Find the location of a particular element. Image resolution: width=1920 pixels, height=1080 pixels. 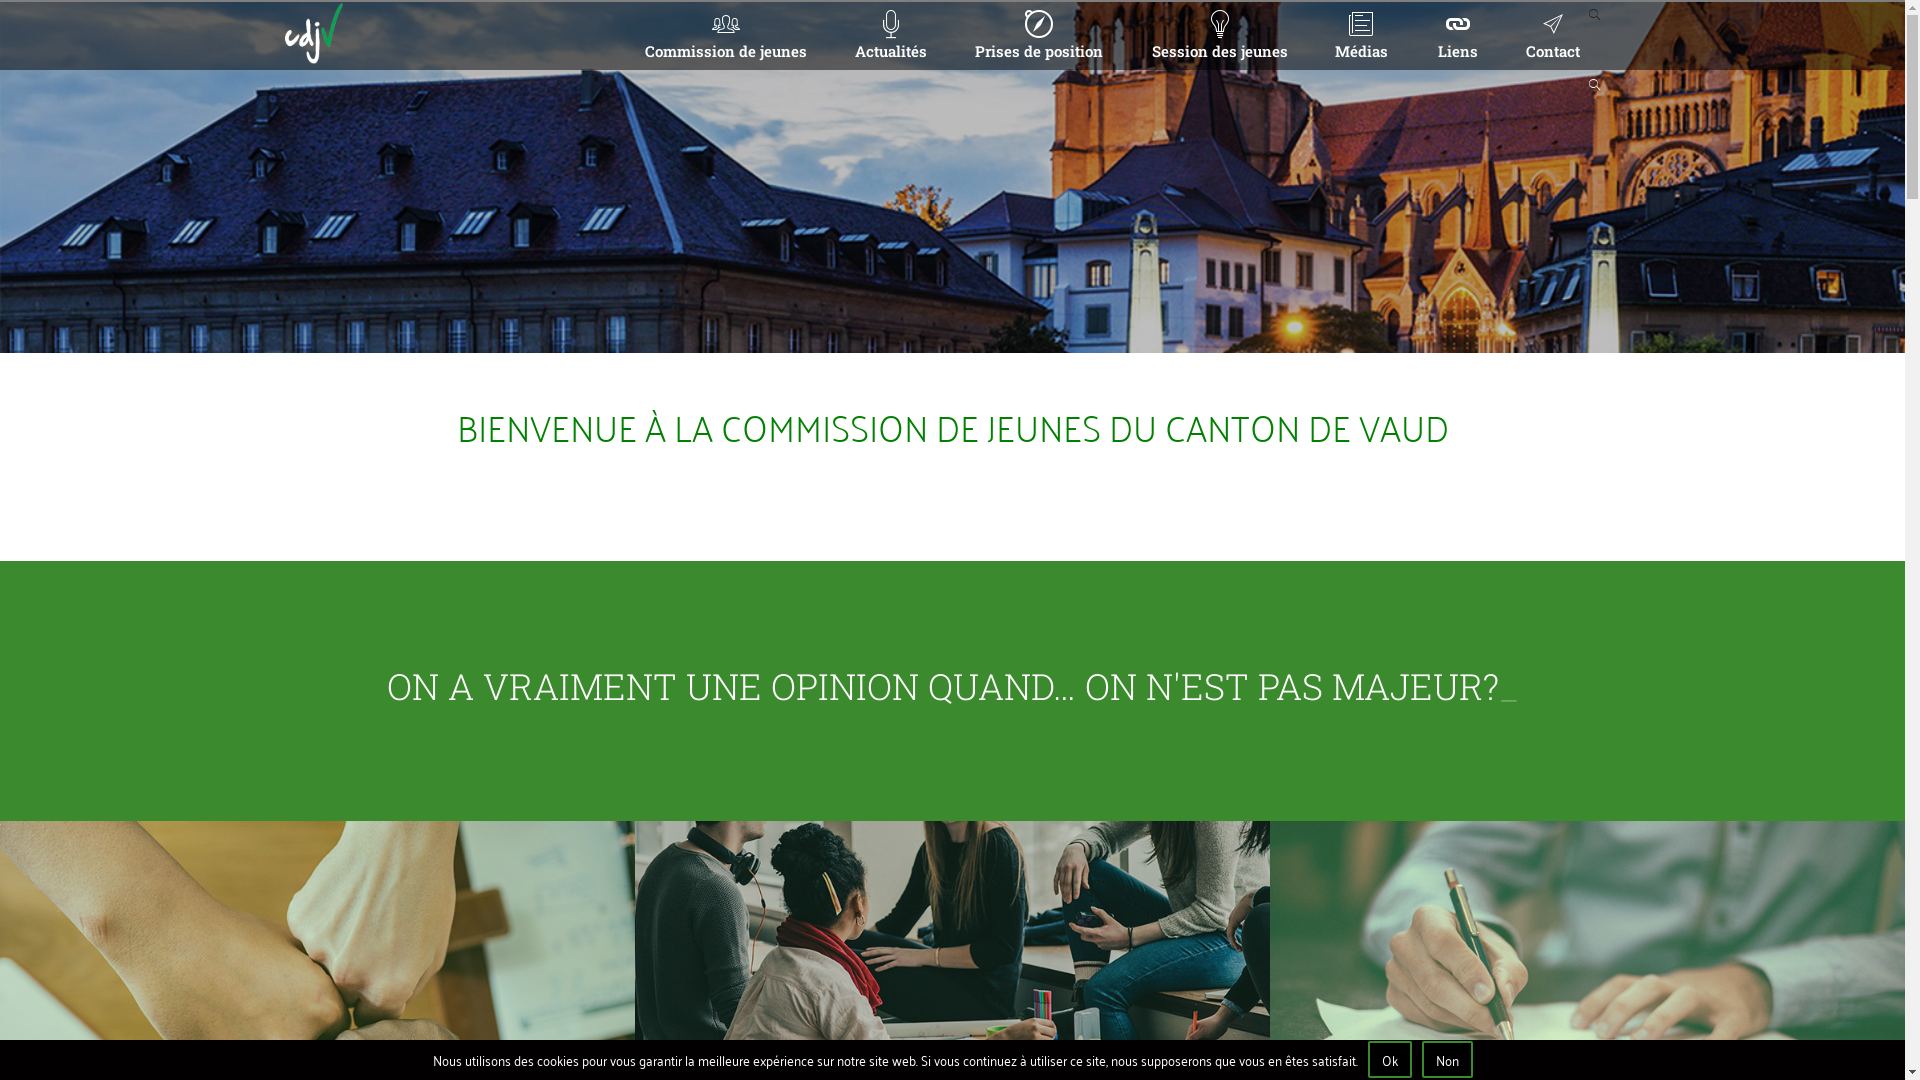

'Session des jeunes' is located at coordinates (1218, 34).